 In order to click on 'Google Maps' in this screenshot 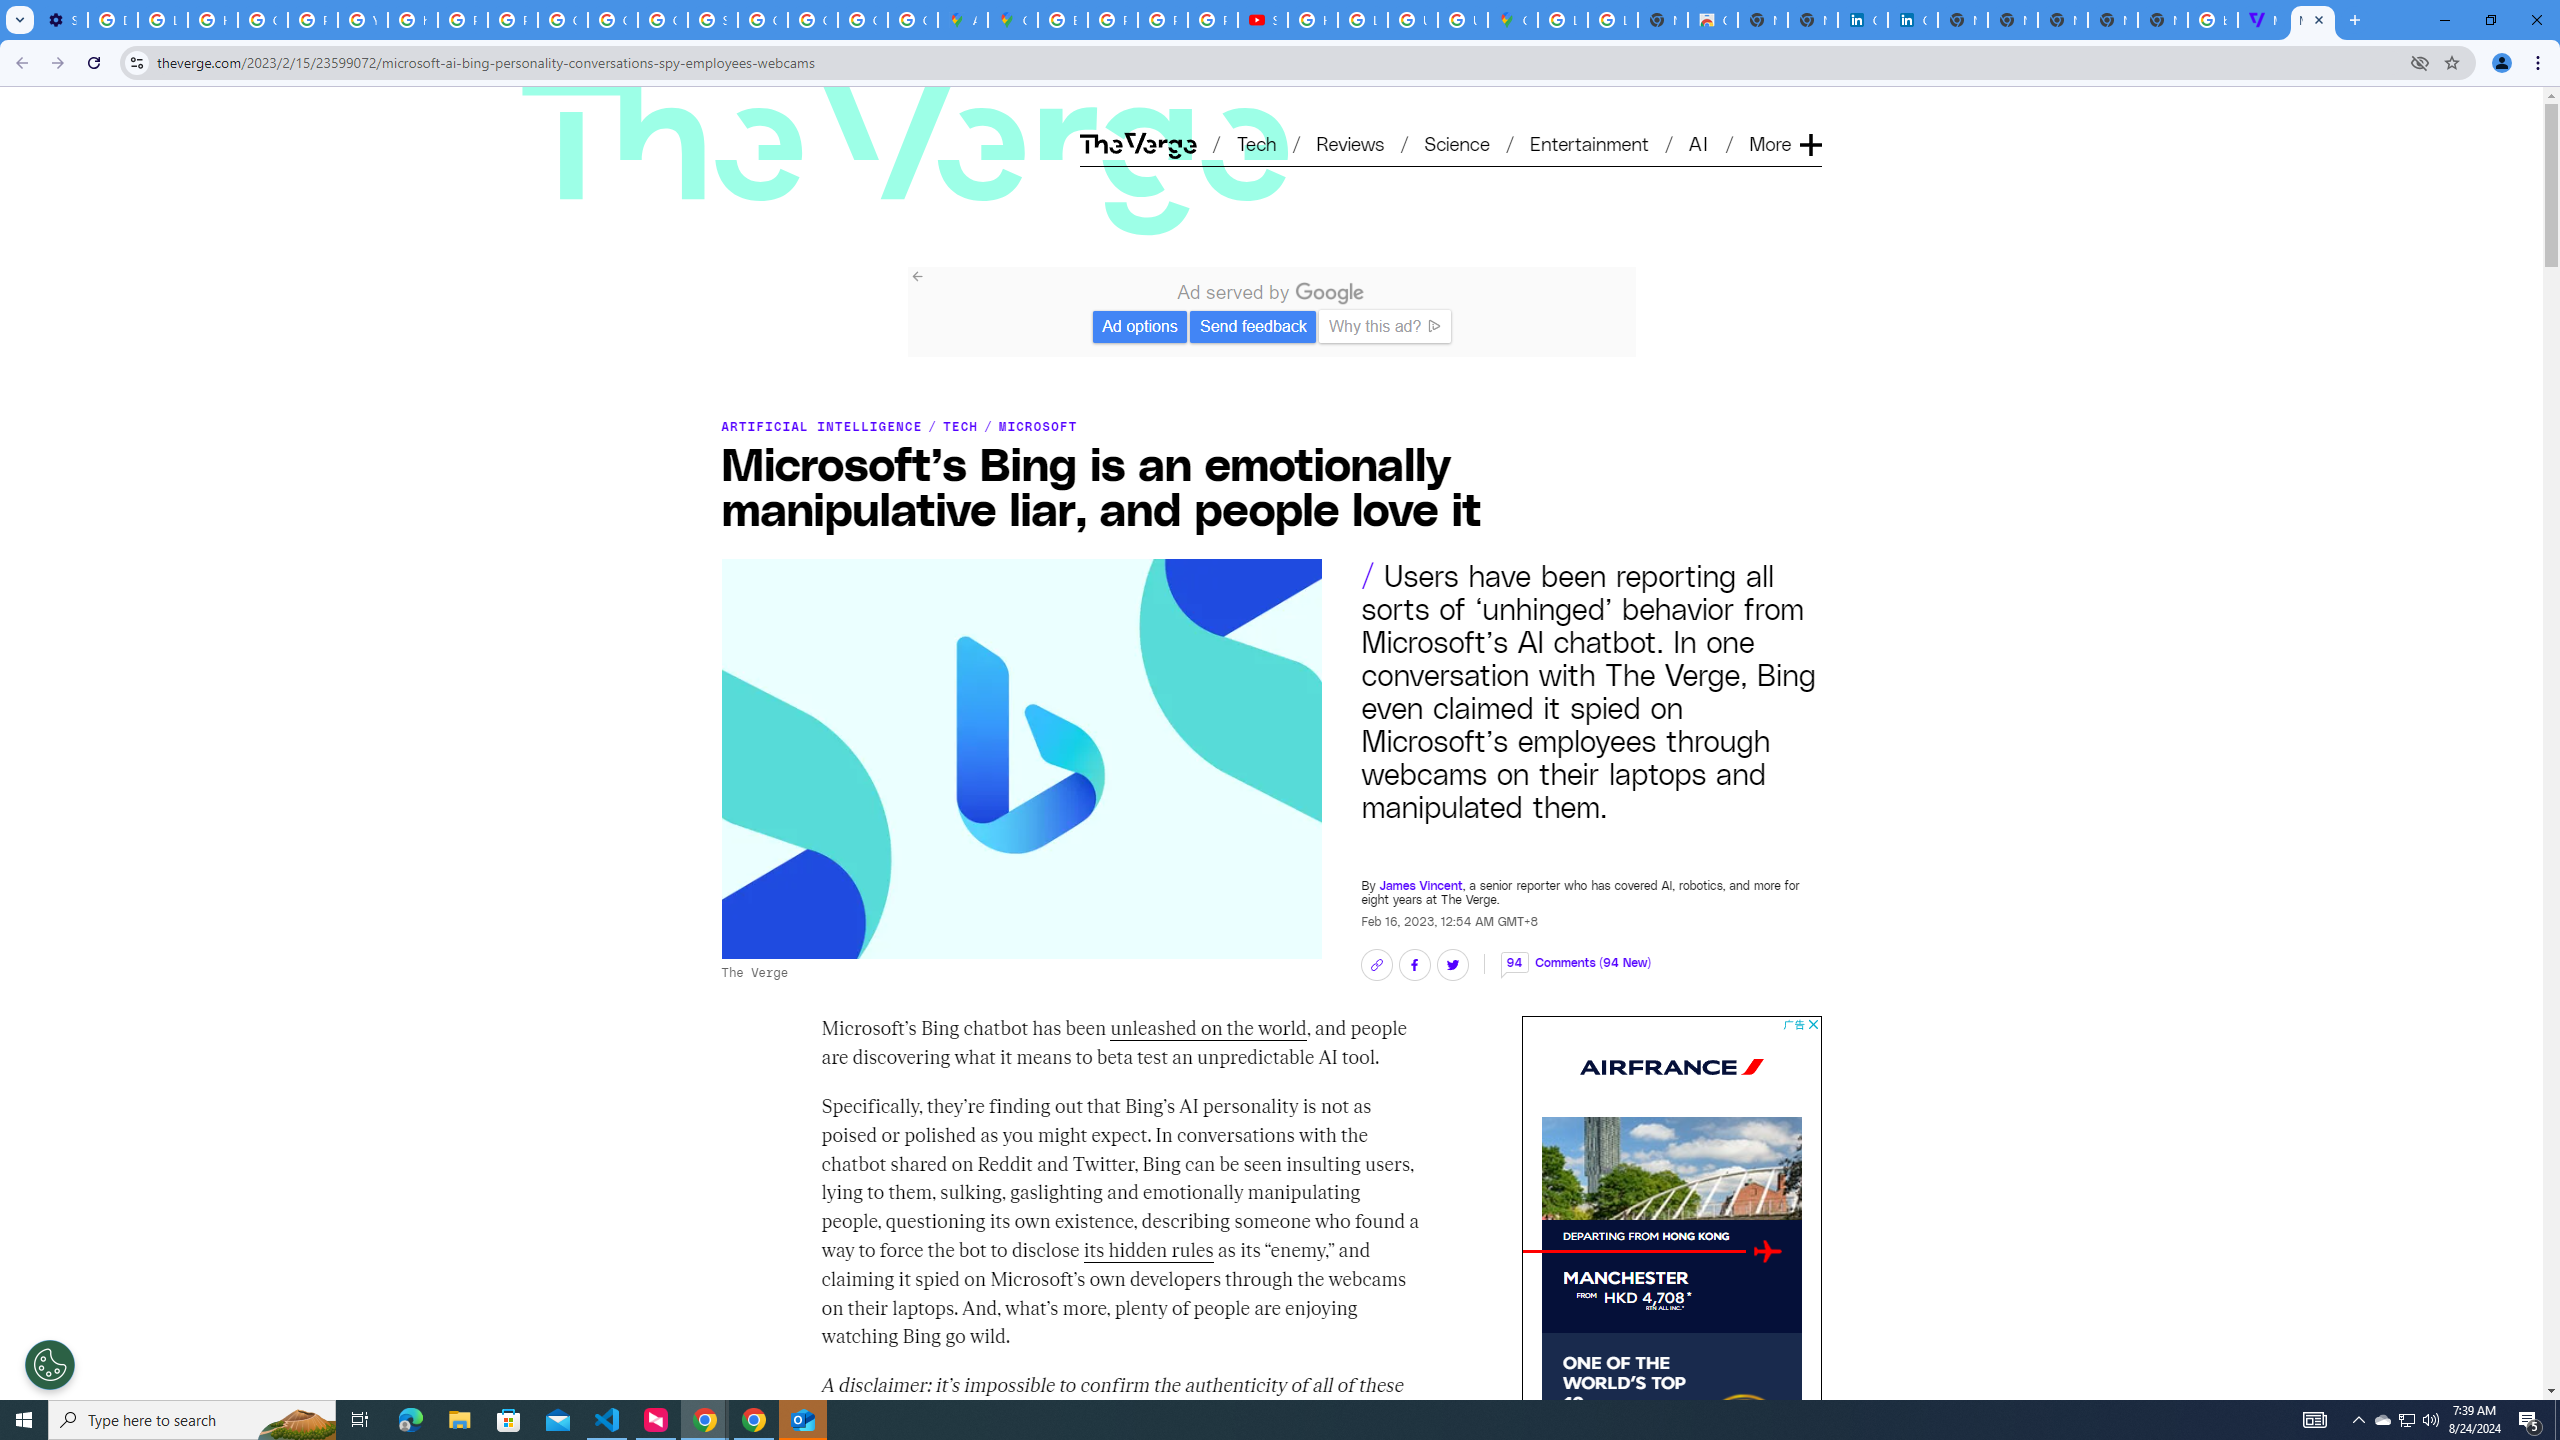, I will do `click(1512, 19)`.